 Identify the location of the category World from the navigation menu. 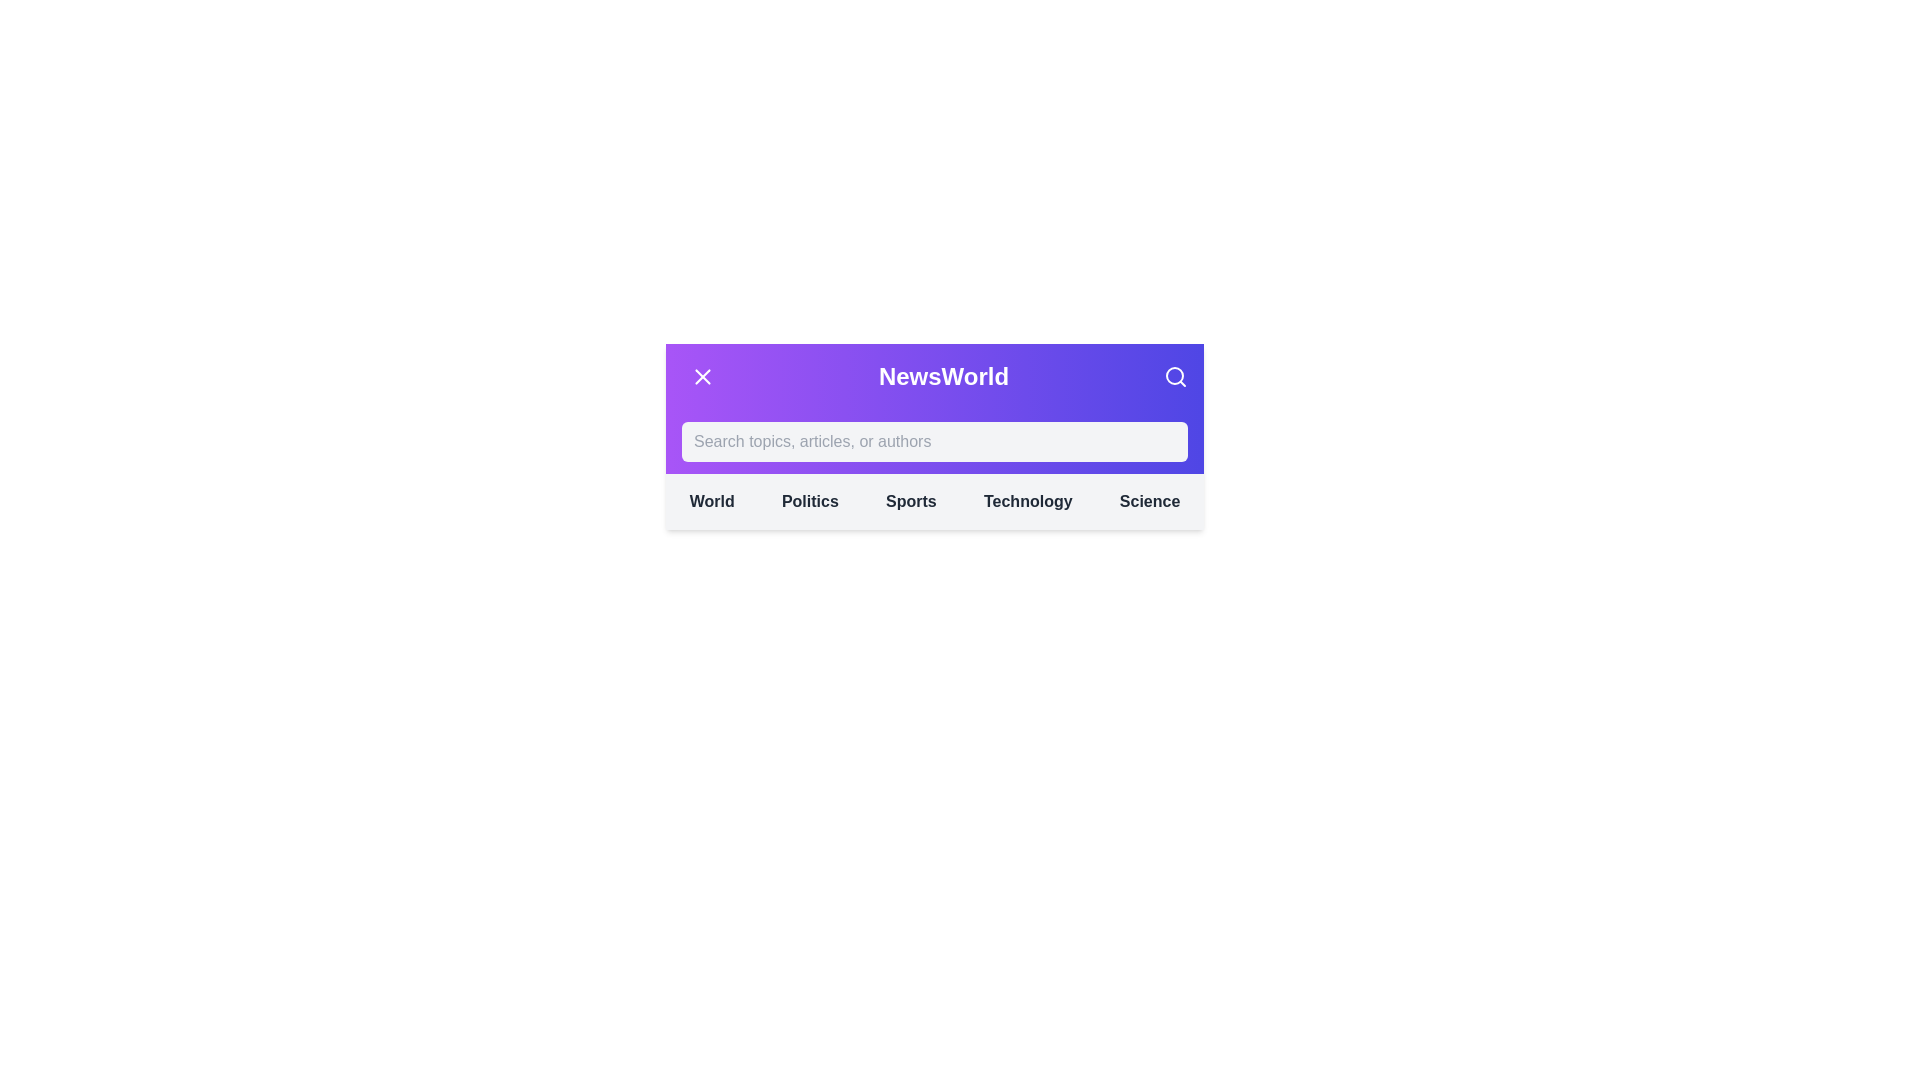
(711, 500).